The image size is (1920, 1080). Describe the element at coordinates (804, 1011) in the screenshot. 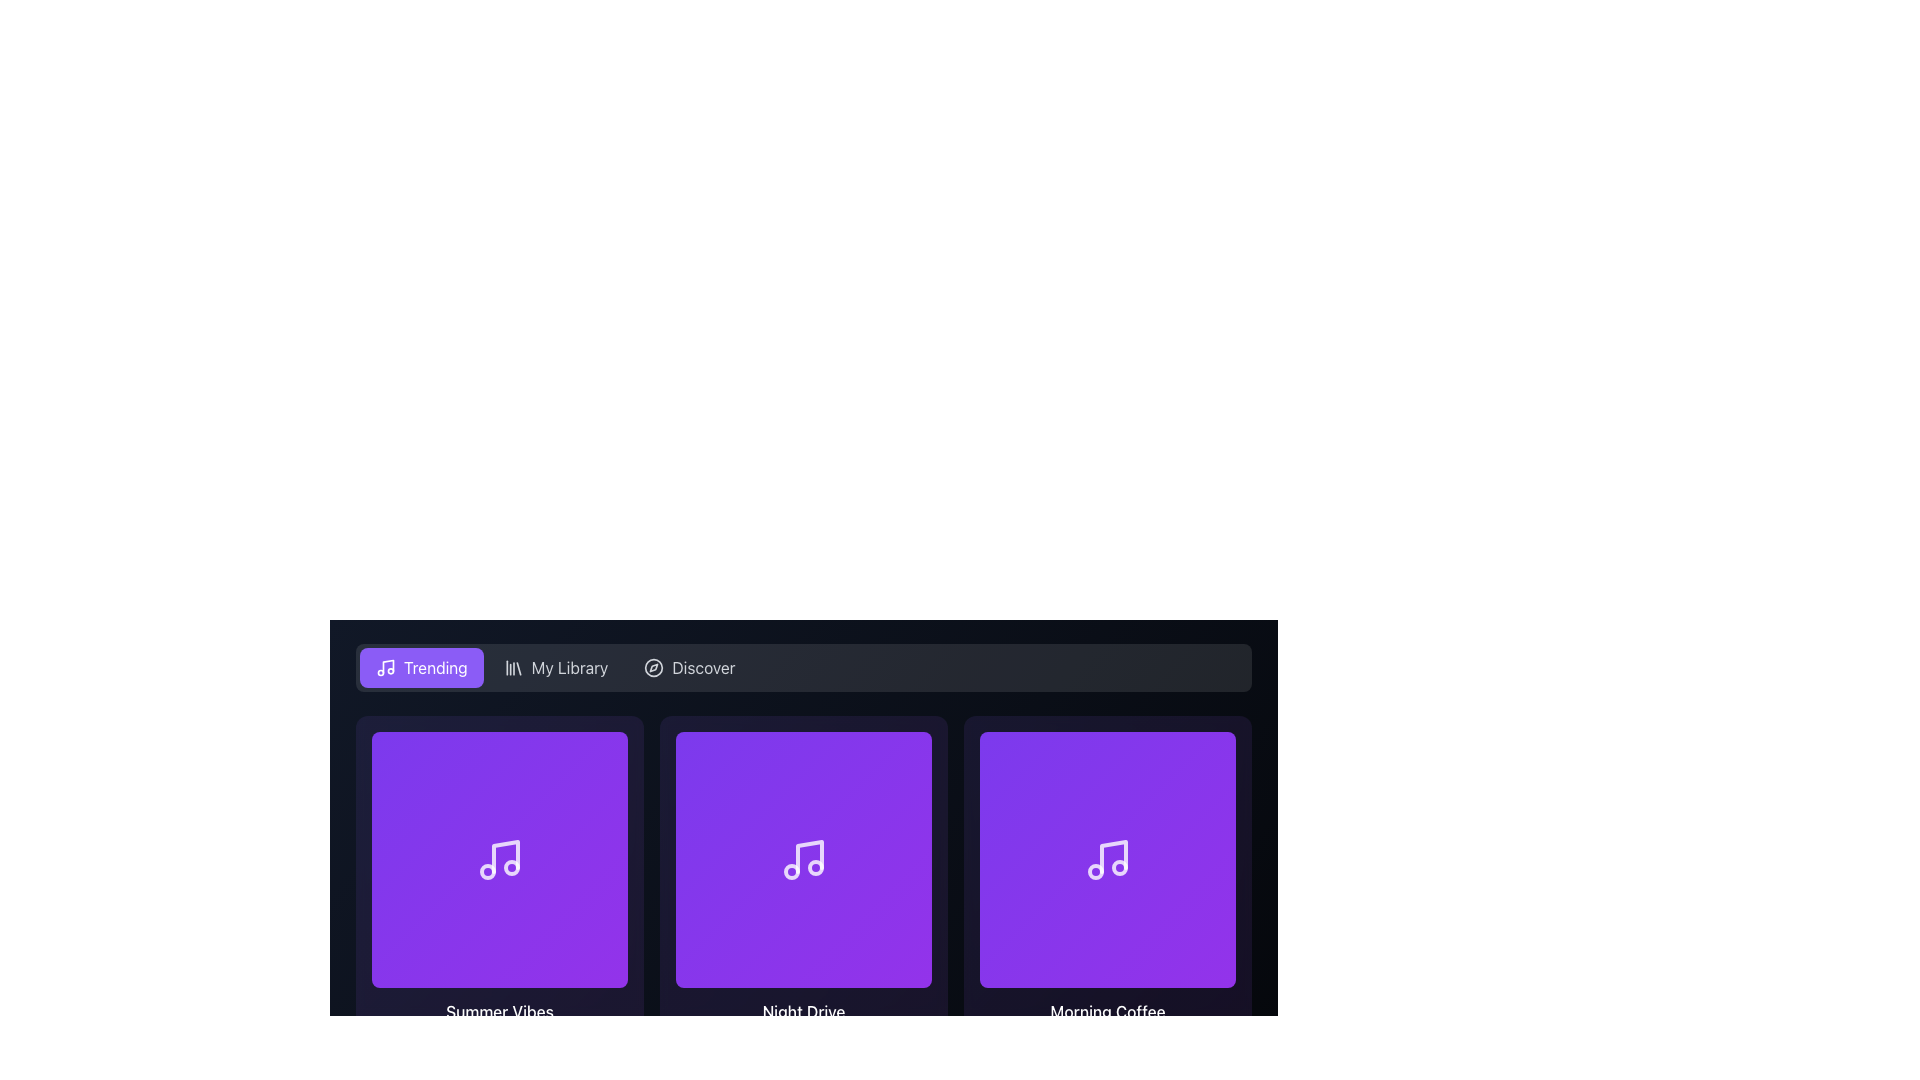

I see `the text label displaying 'Night Drive' located at the bottom of a card interface with a vibrant purple background gradient` at that location.